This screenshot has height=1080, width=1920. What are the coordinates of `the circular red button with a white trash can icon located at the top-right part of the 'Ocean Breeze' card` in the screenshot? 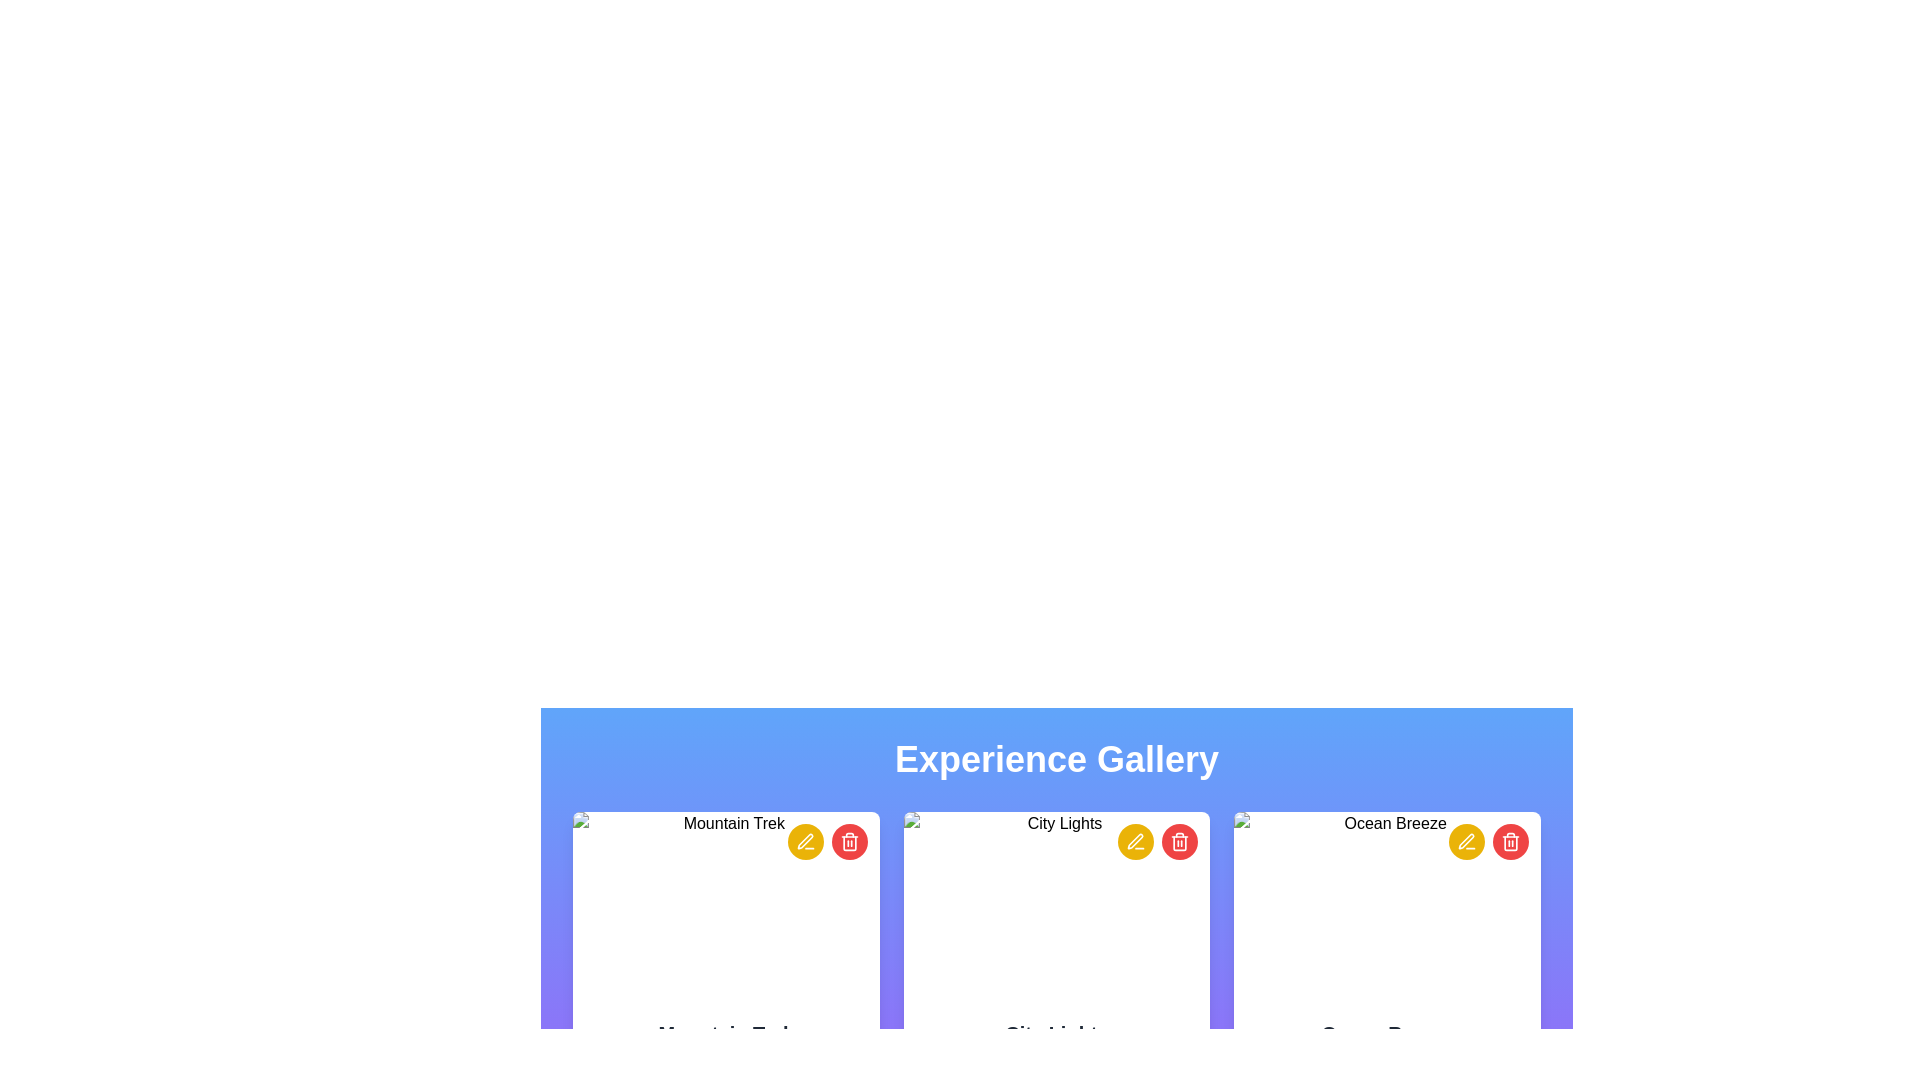 It's located at (1511, 841).